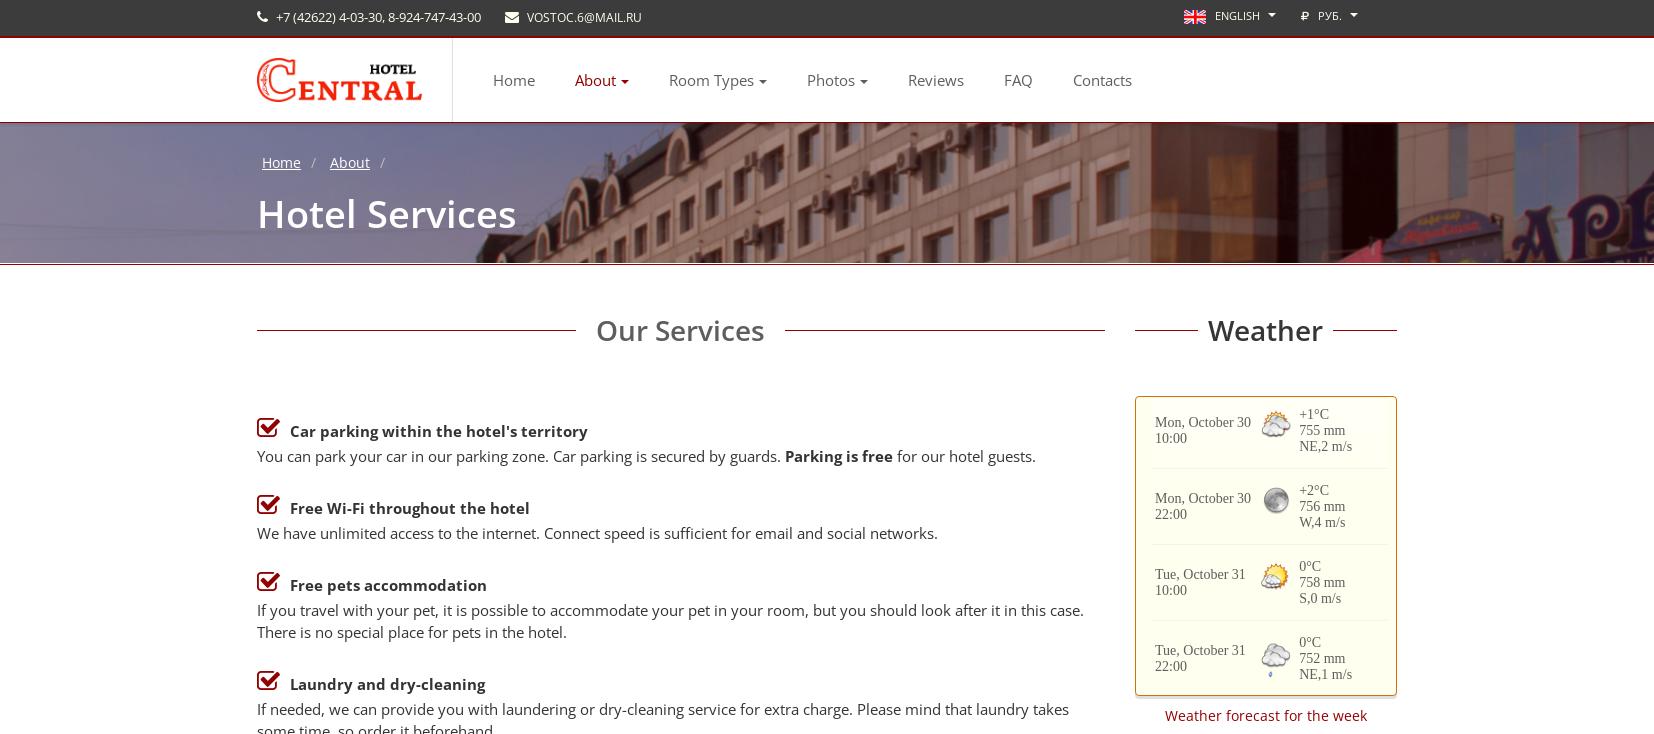  Describe the element at coordinates (375, 16) in the screenshot. I see `'+7 (42622) 4-03-30, 8-924-747-43-00'` at that location.